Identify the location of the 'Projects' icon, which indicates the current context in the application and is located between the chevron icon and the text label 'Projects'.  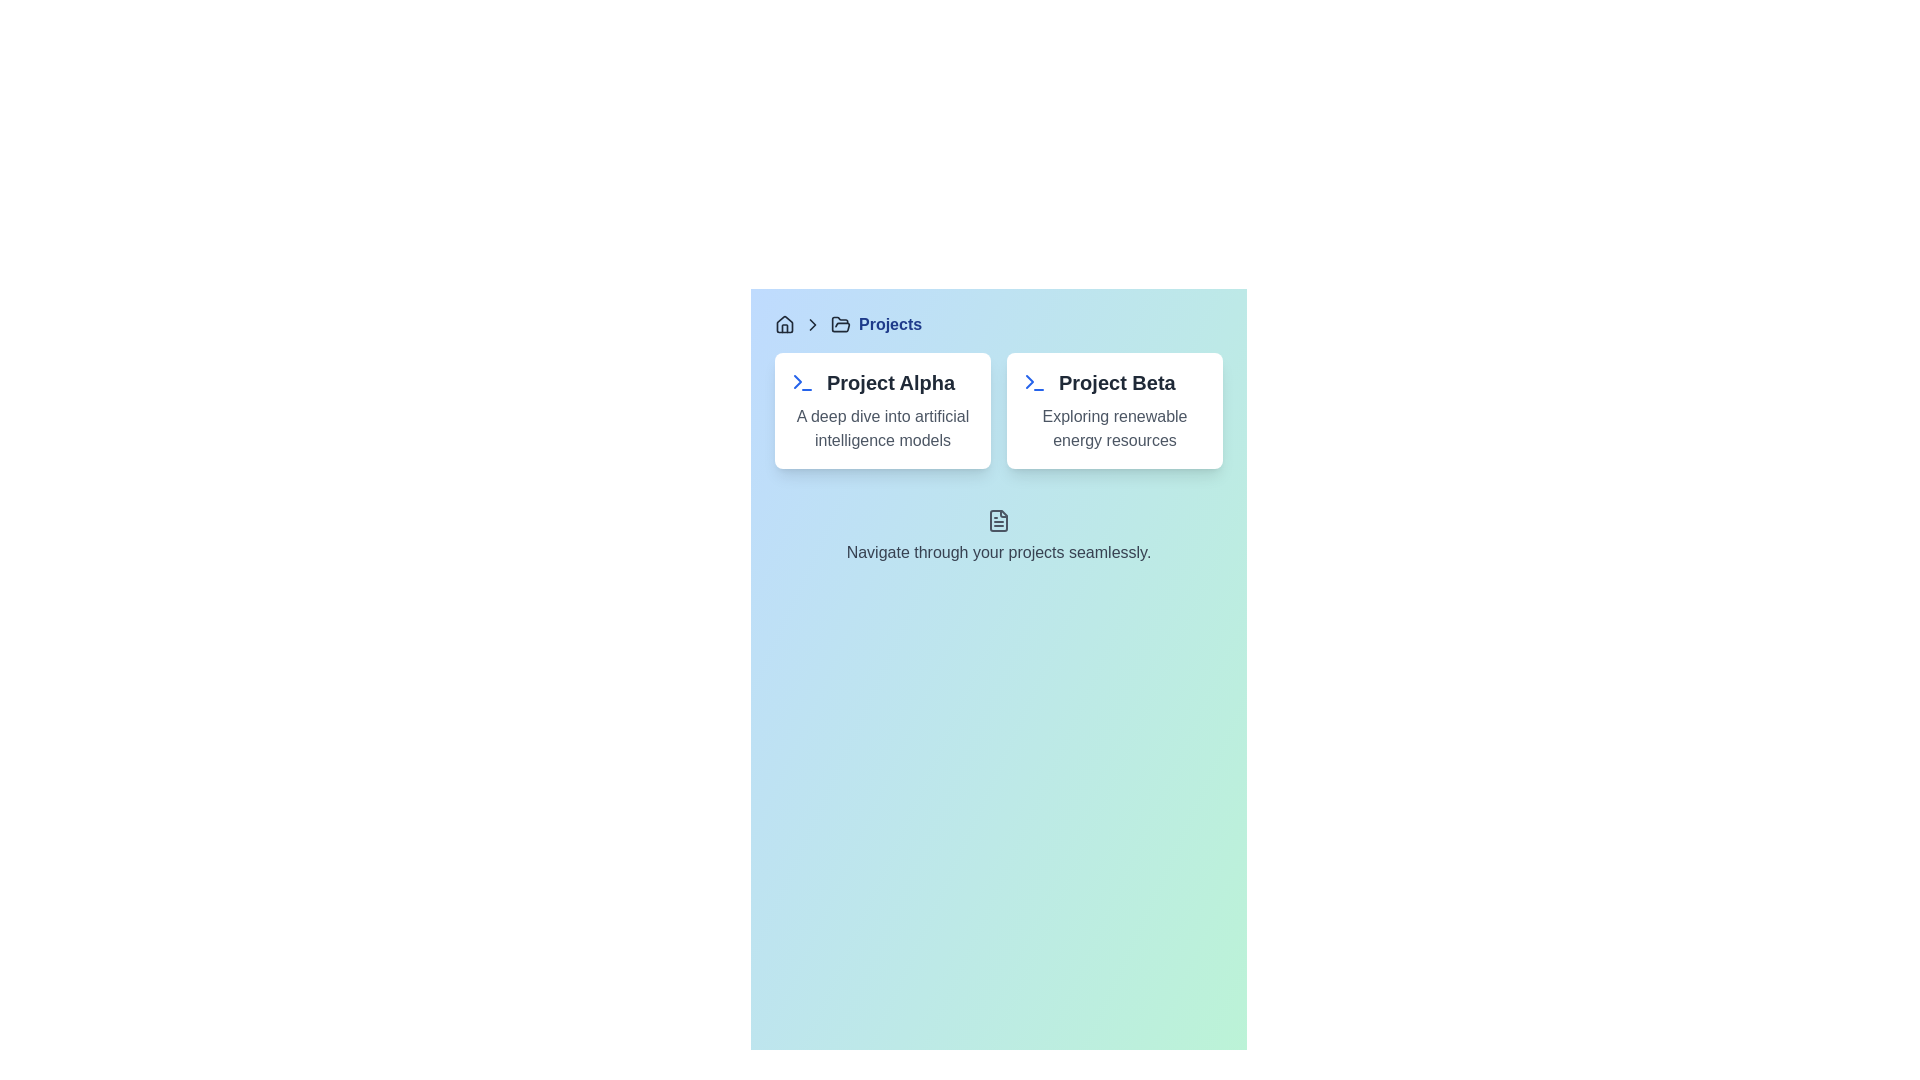
(840, 323).